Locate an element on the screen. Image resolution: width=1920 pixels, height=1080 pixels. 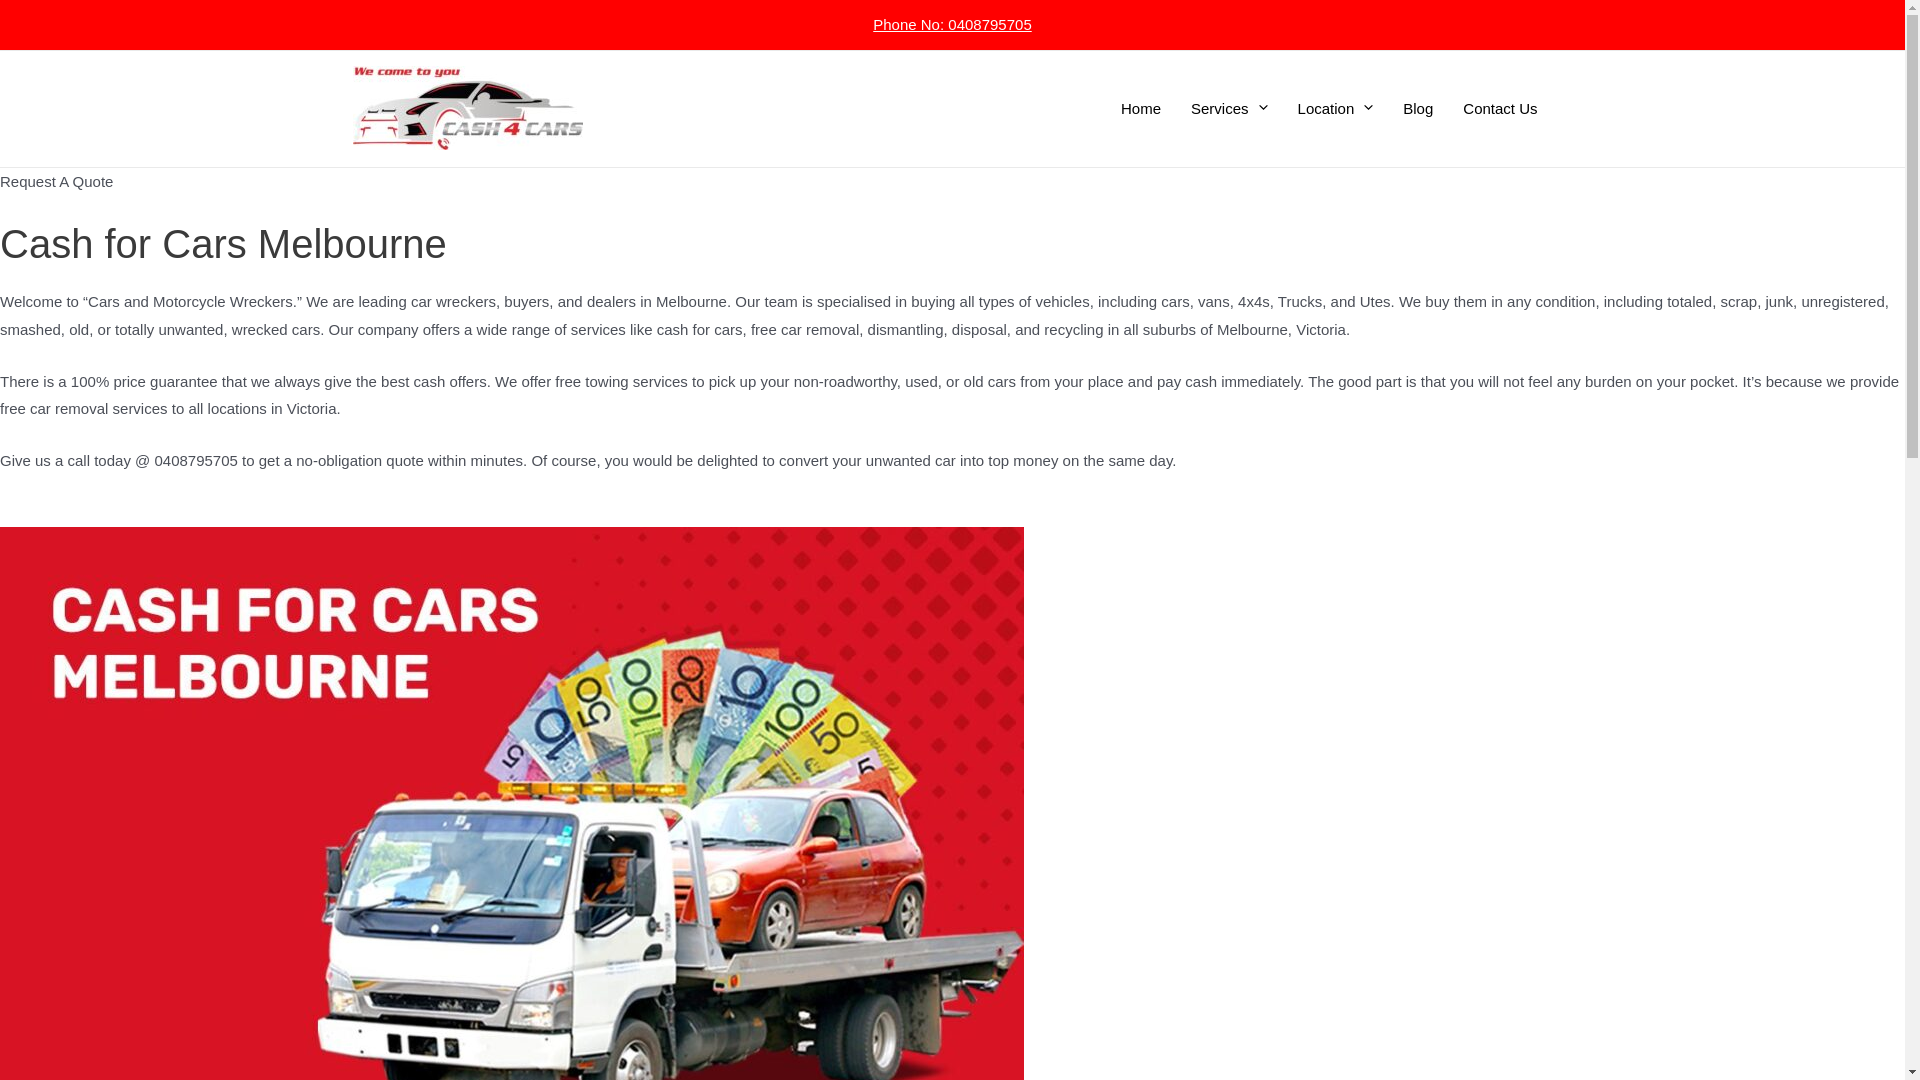
'Phone No: 0408795705' is located at coordinates (950, 24).